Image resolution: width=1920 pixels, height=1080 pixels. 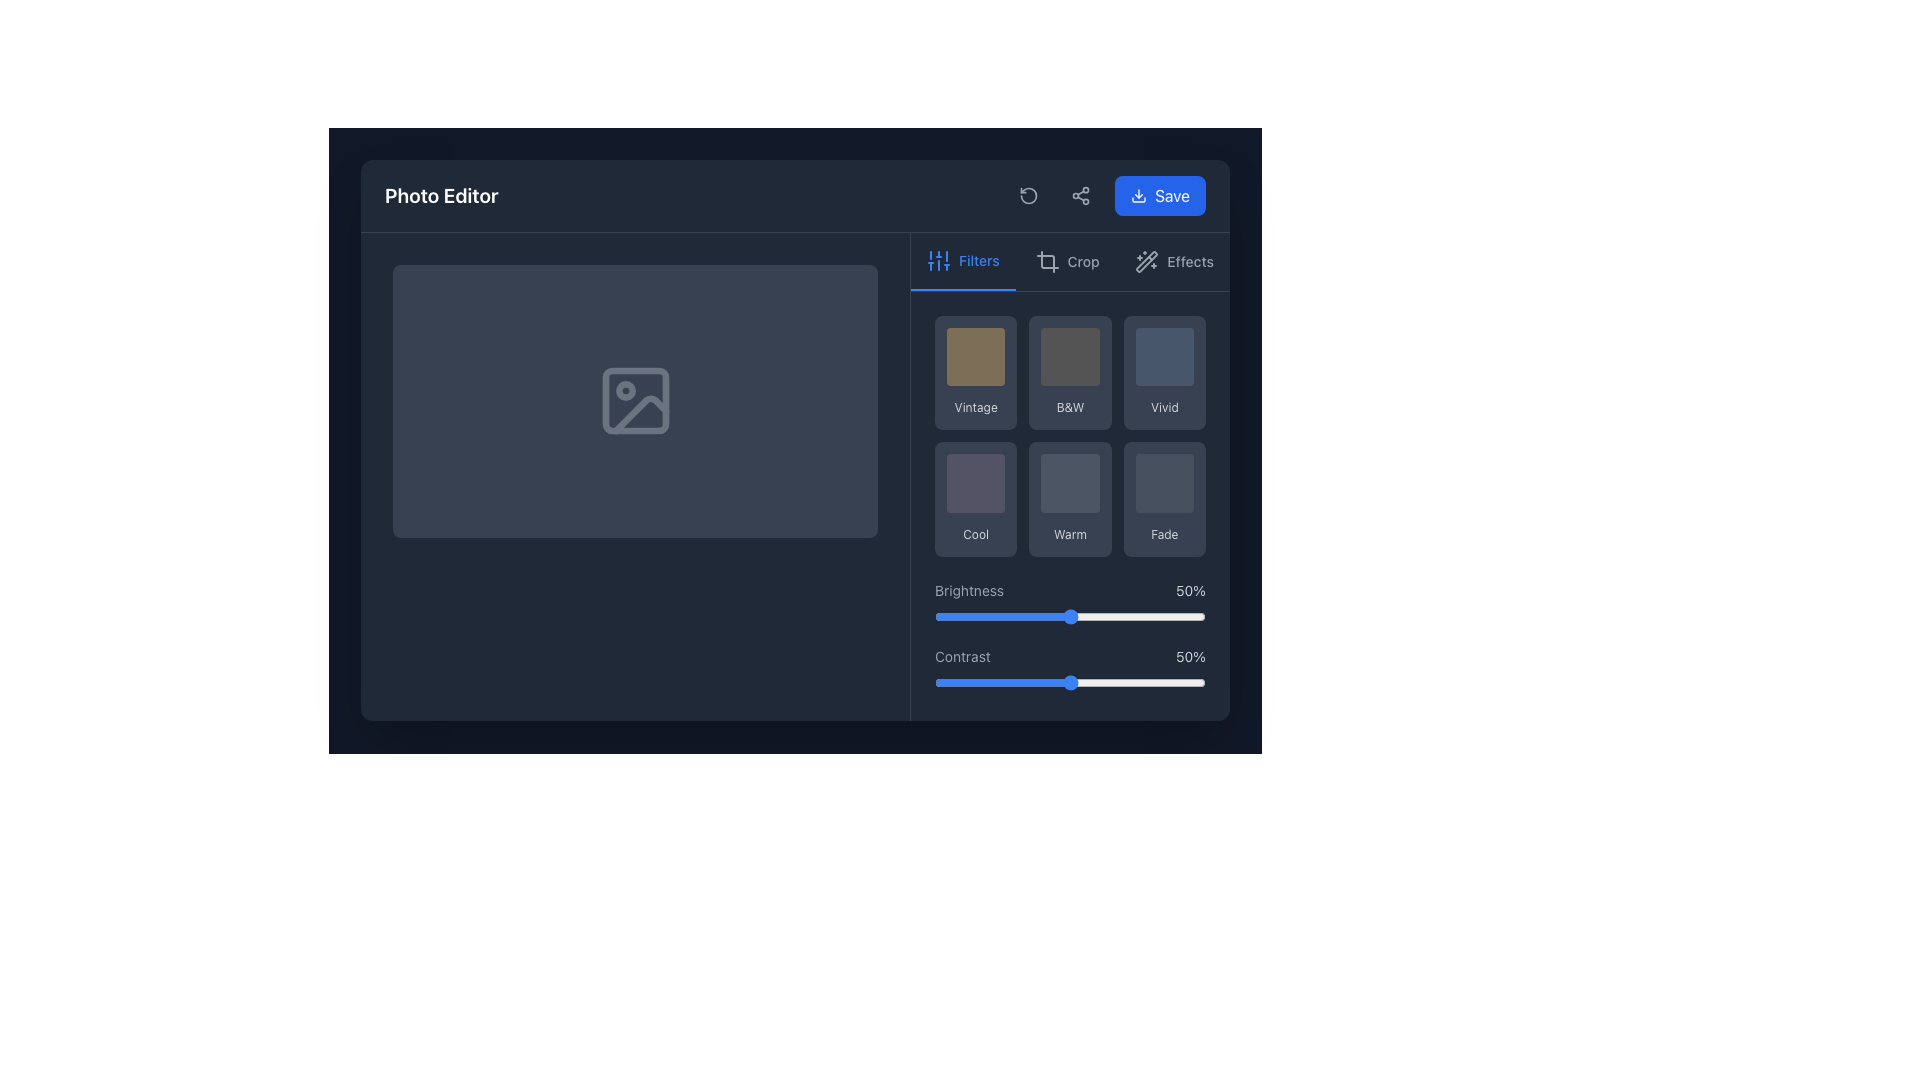 What do you see at coordinates (979, 260) in the screenshot?
I see `the label indicating the functionality of applying or managing filters, located to the right of the vertical sliders icon` at bounding box center [979, 260].